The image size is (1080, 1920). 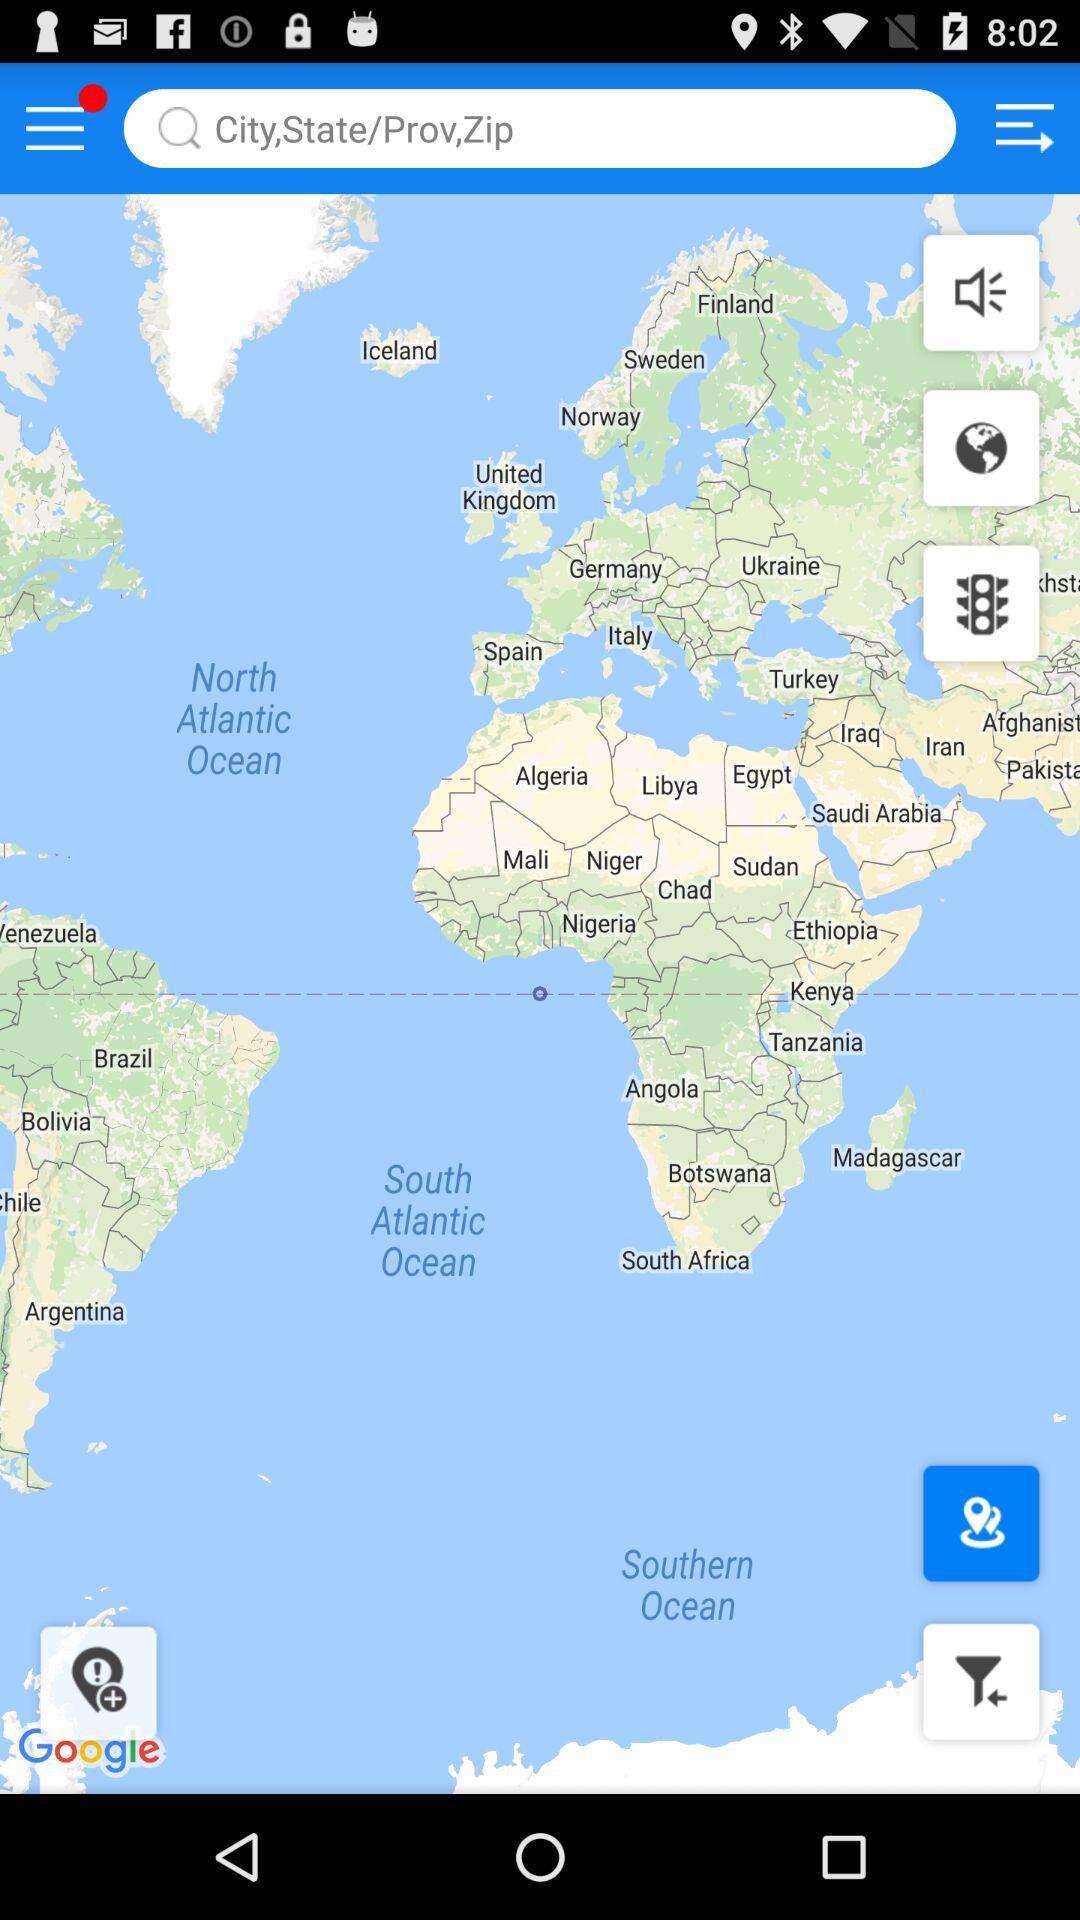 I want to click on the sliders icon, so click(x=1024, y=136).